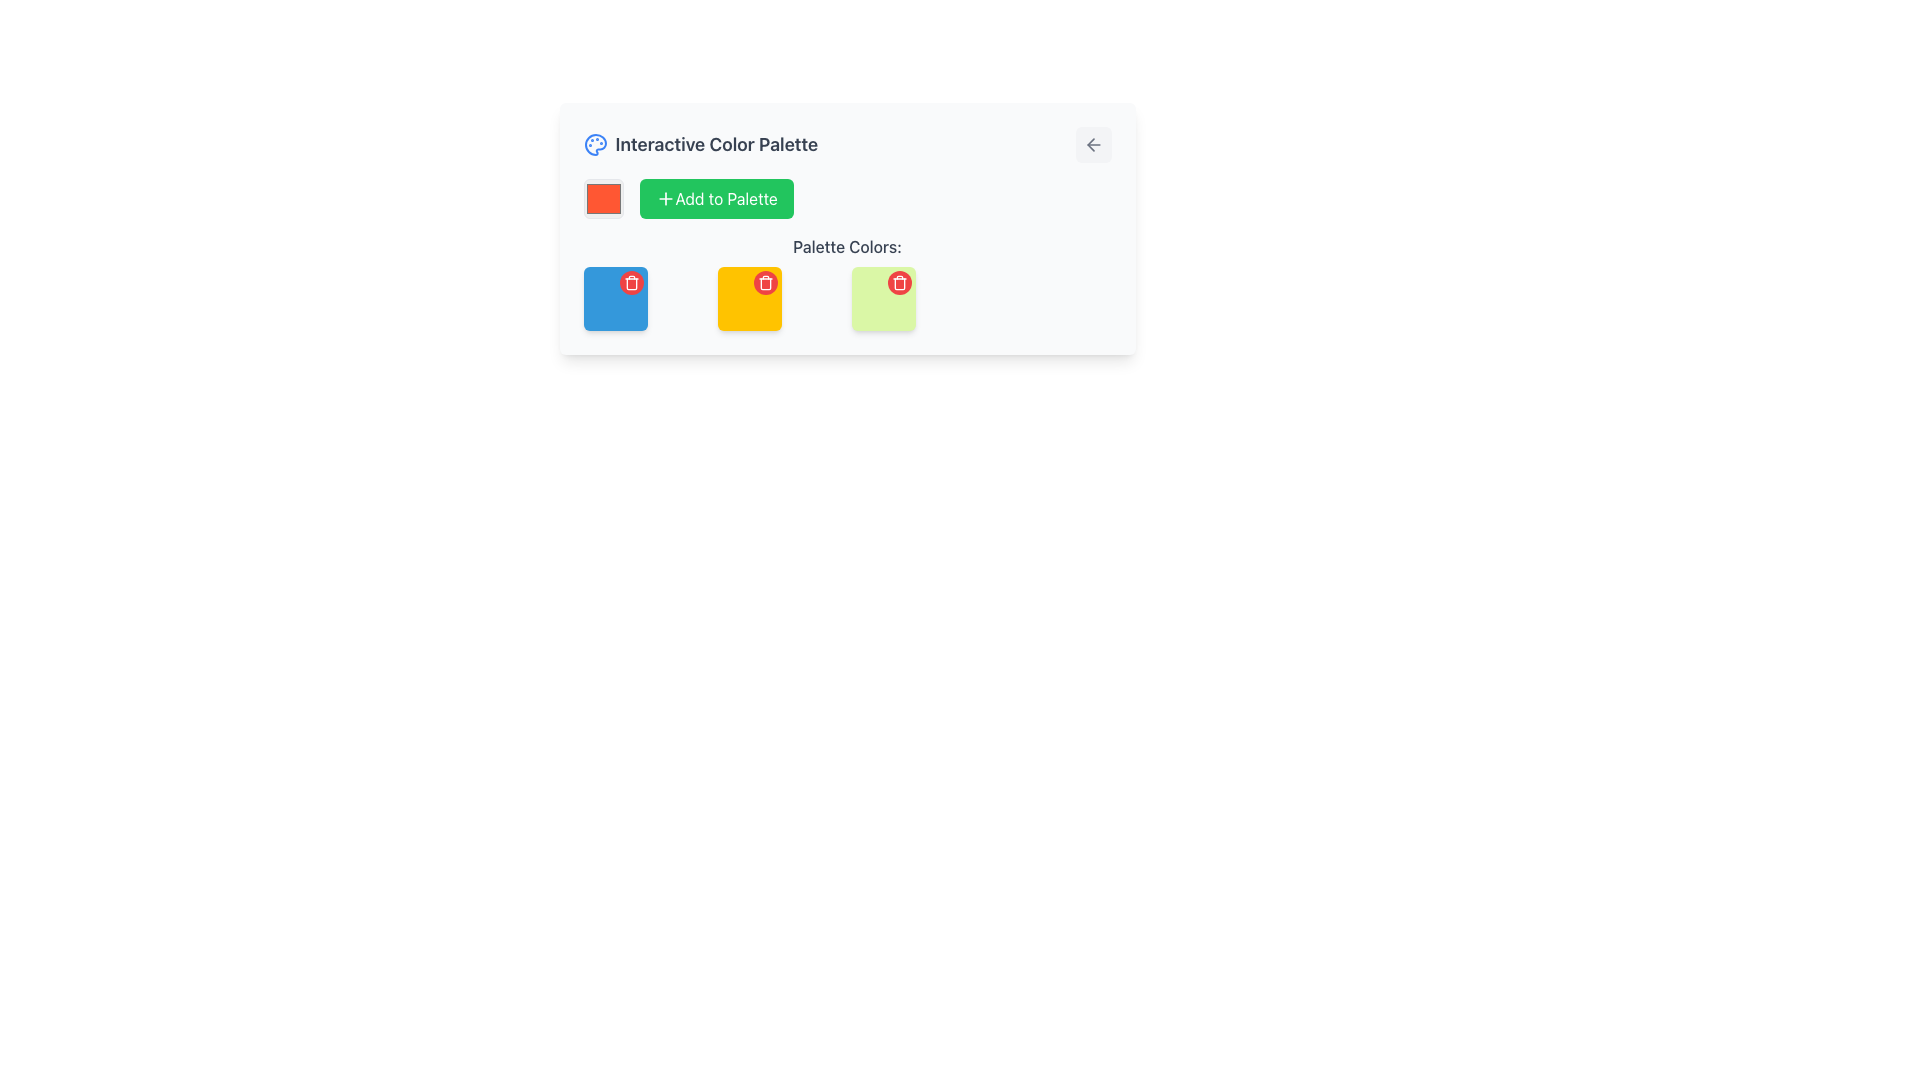 This screenshot has width=1920, height=1080. I want to click on the delete button located in the top-right corner of the yellow color tile in the palette, so click(764, 282).